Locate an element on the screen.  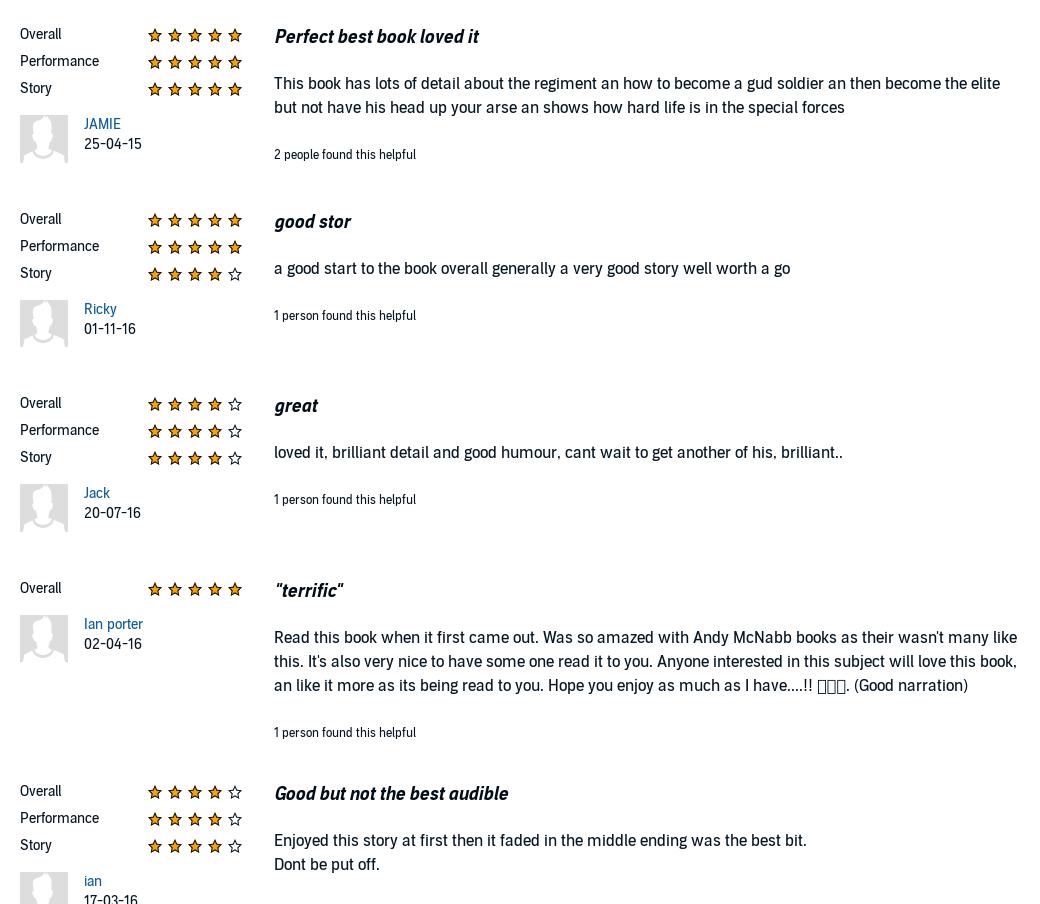
'"terrific"' is located at coordinates (307, 589).